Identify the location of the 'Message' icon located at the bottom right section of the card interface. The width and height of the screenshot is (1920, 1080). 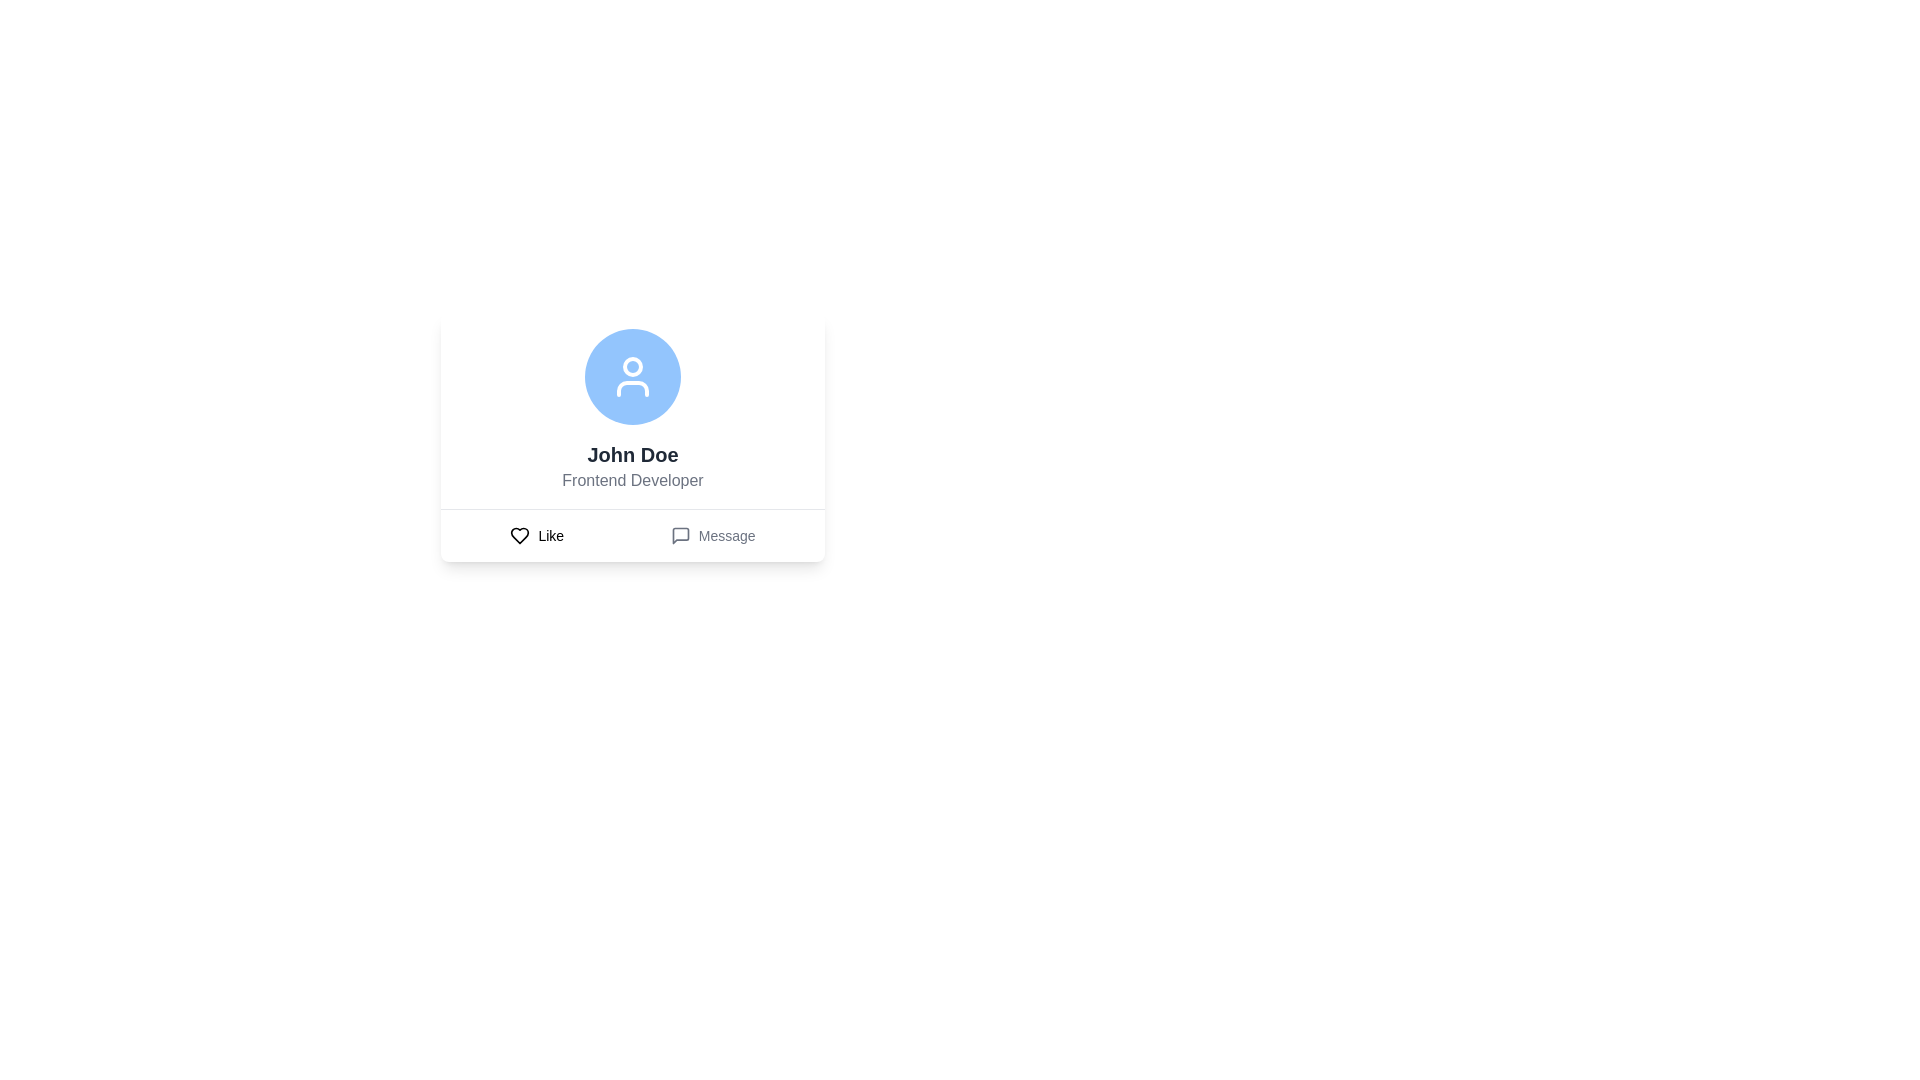
(680, 535).